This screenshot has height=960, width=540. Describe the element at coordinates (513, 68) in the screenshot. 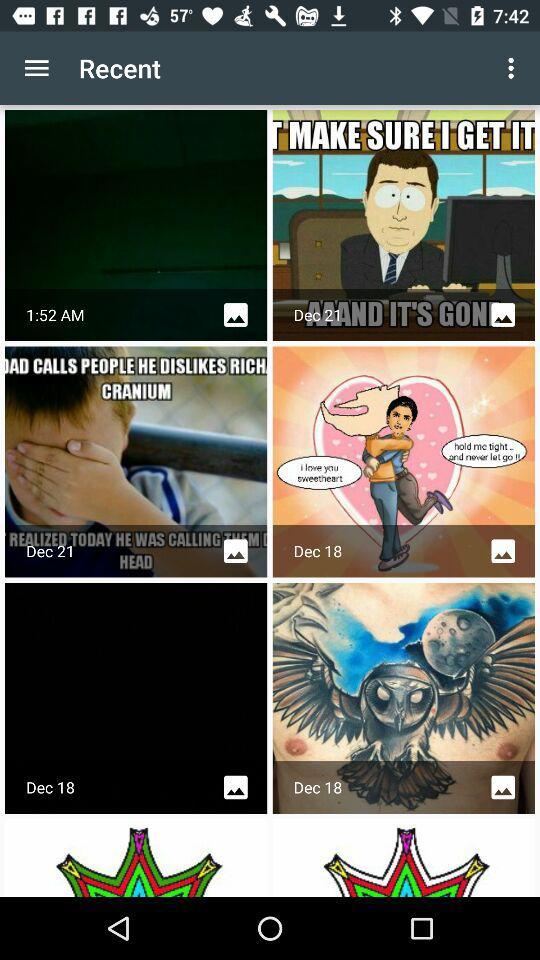

I see `app next to recent app` at that location.